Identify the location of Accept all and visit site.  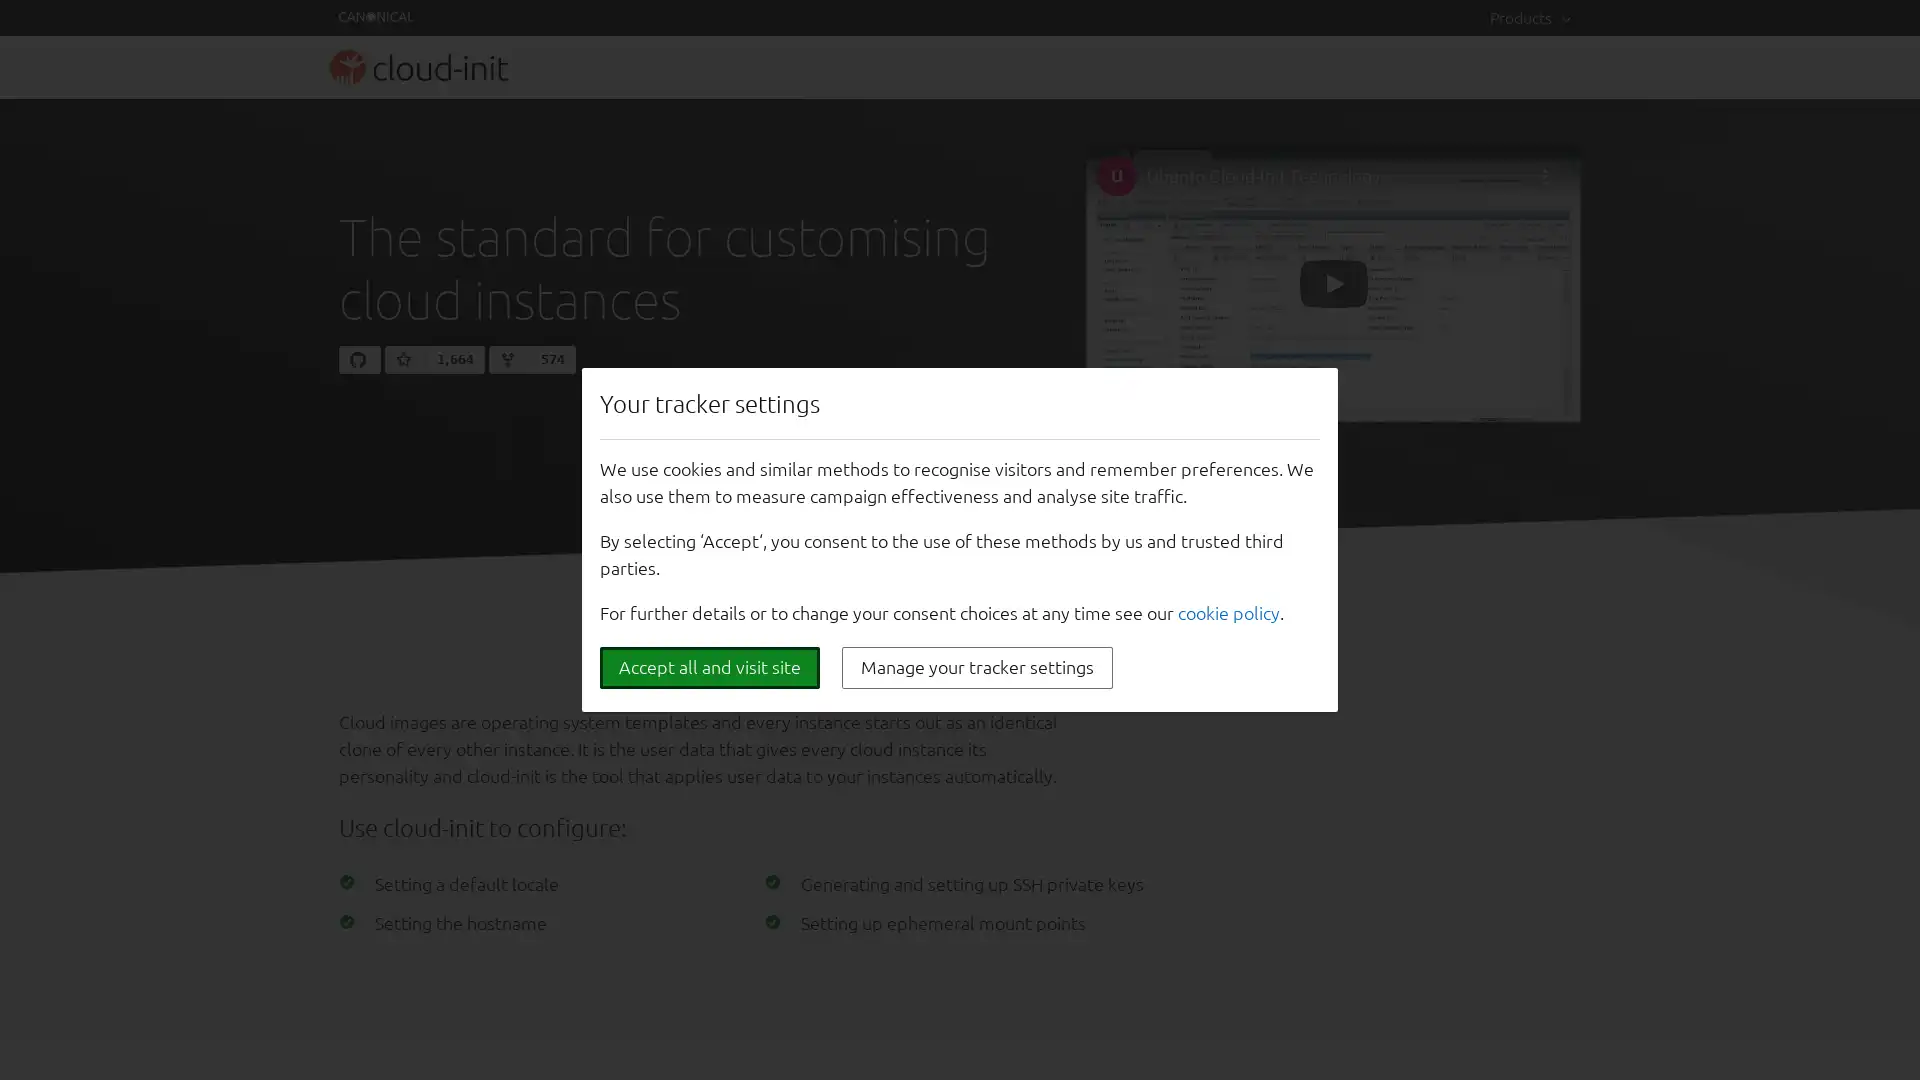
(710, 667).